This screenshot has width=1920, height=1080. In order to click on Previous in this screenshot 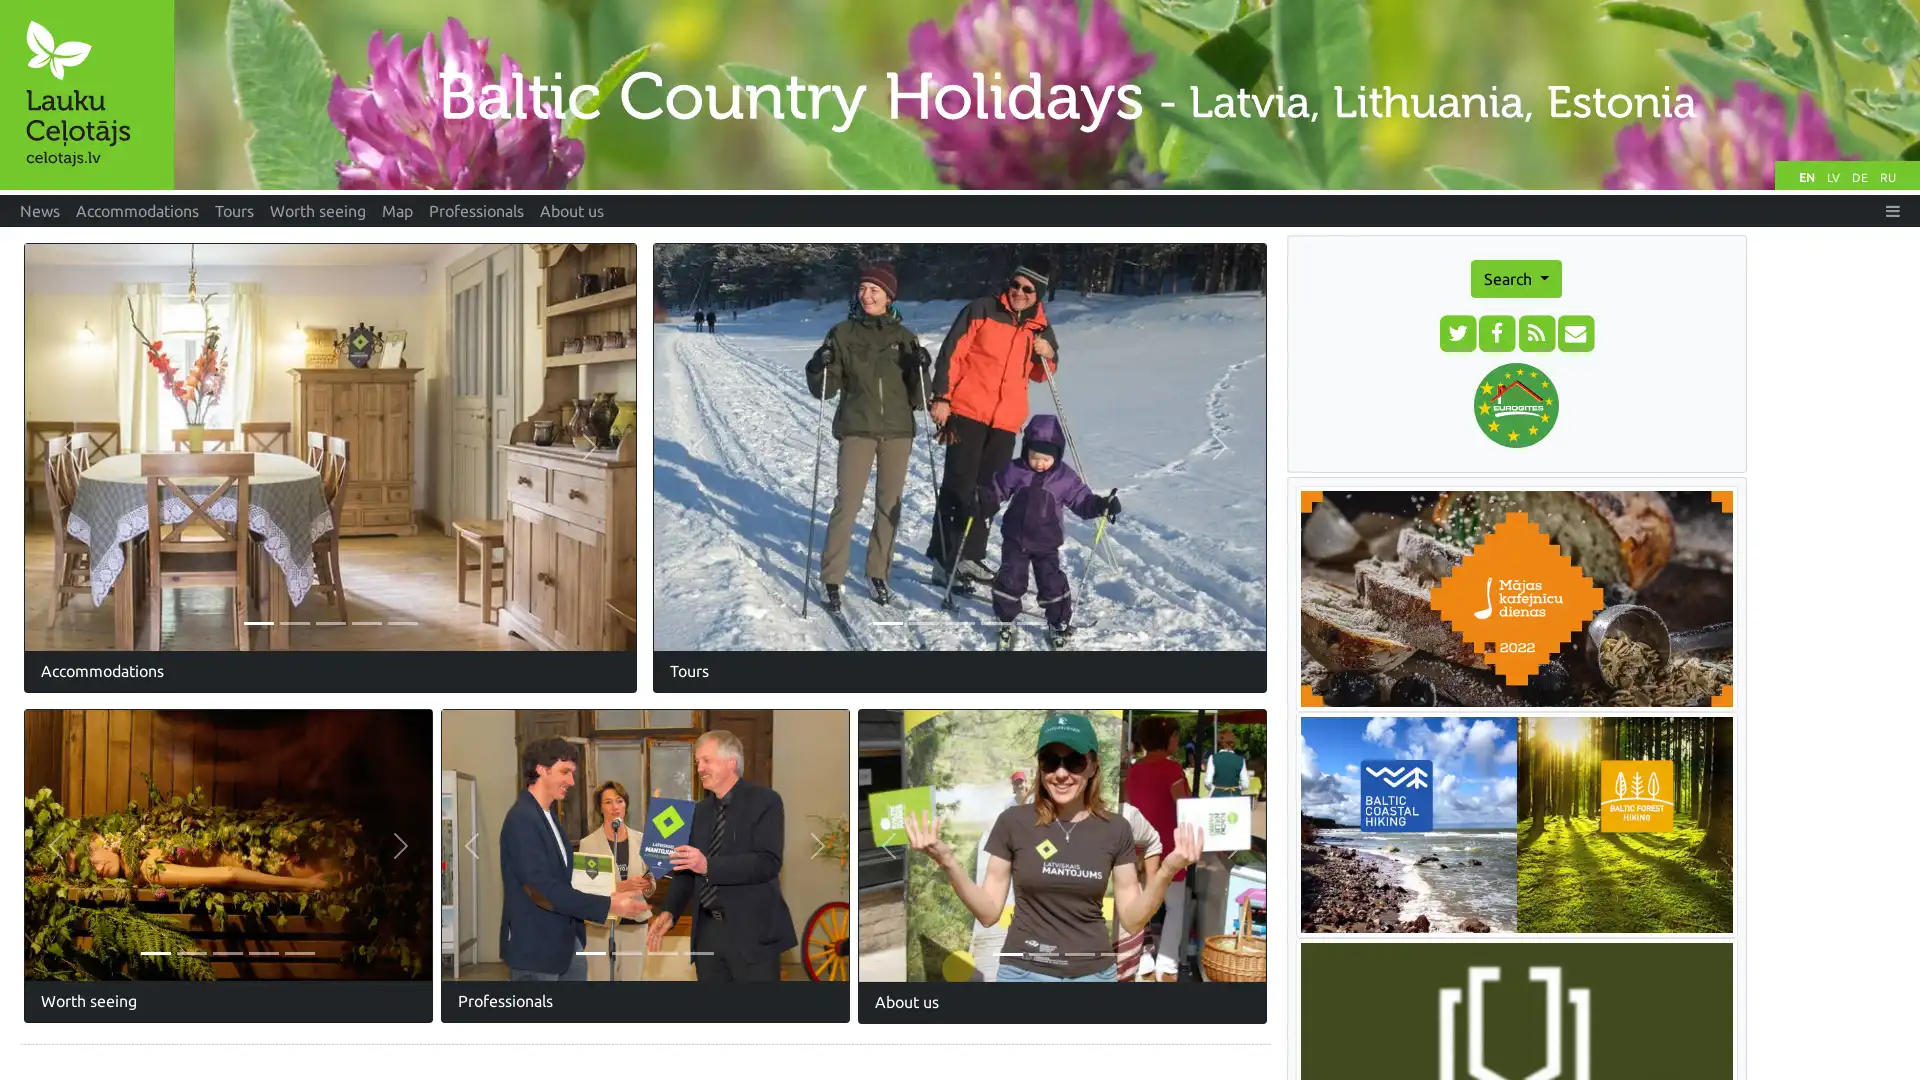, I will do `click(700, 446)`.